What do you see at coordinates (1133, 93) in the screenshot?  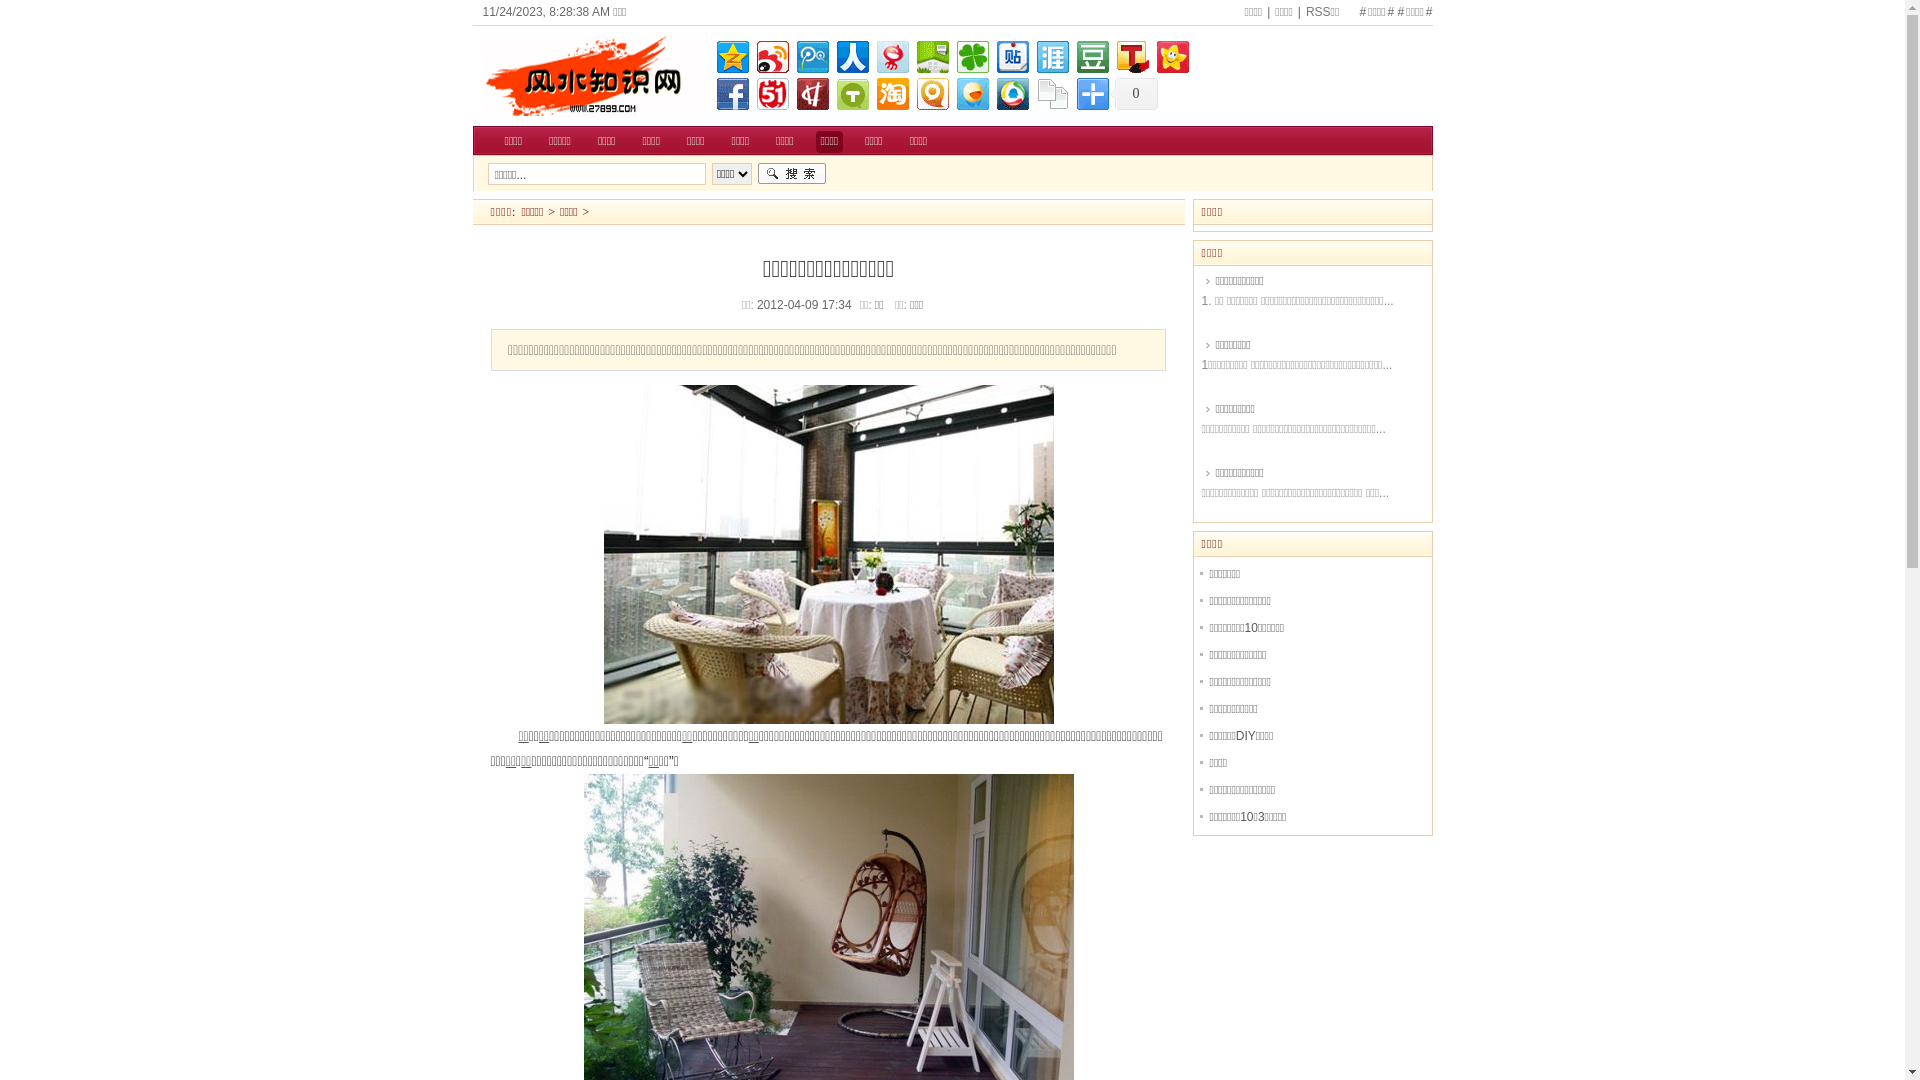 I see `'0'` at bounding box center [1133, 93].